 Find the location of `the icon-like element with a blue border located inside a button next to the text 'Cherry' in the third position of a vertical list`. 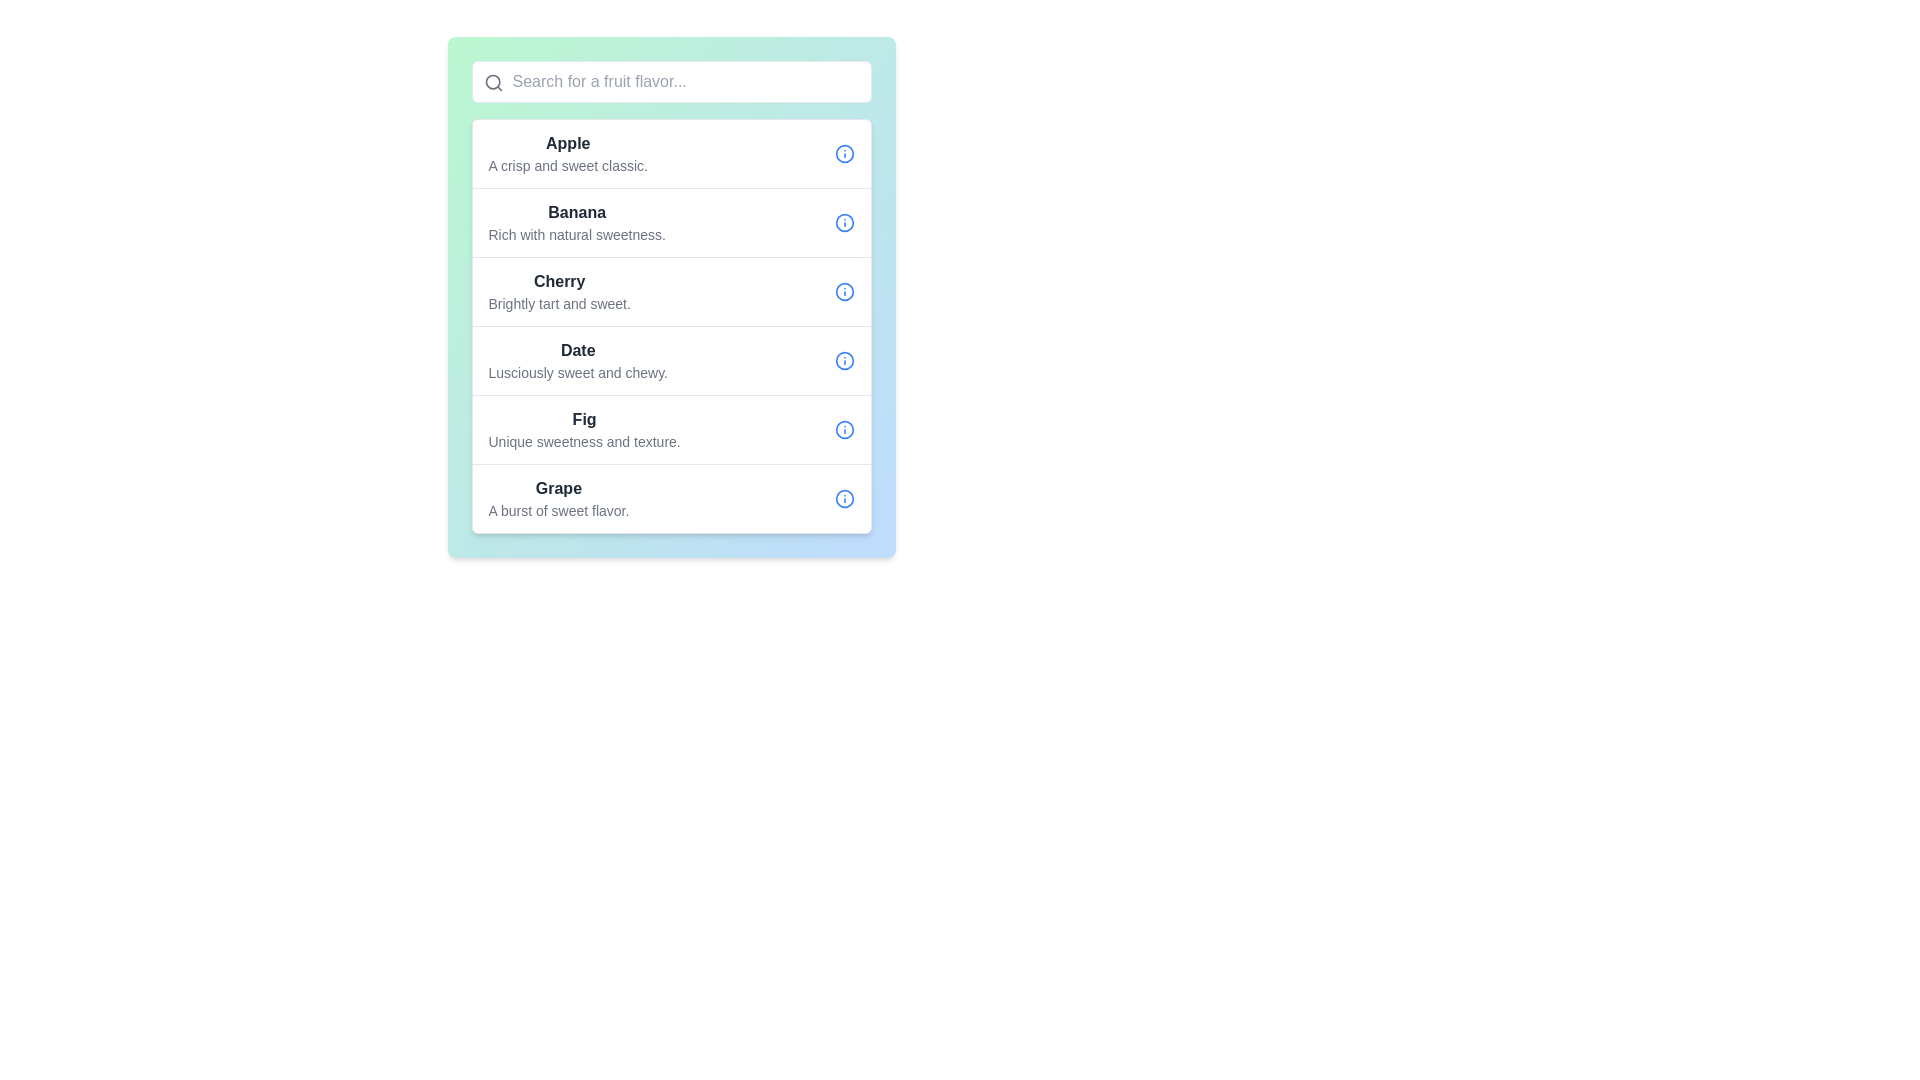

the icon-like element with a blue border located inside a button next to the text 'Cherry' in the third position of a vertical list is located at coordinates (844, 292).